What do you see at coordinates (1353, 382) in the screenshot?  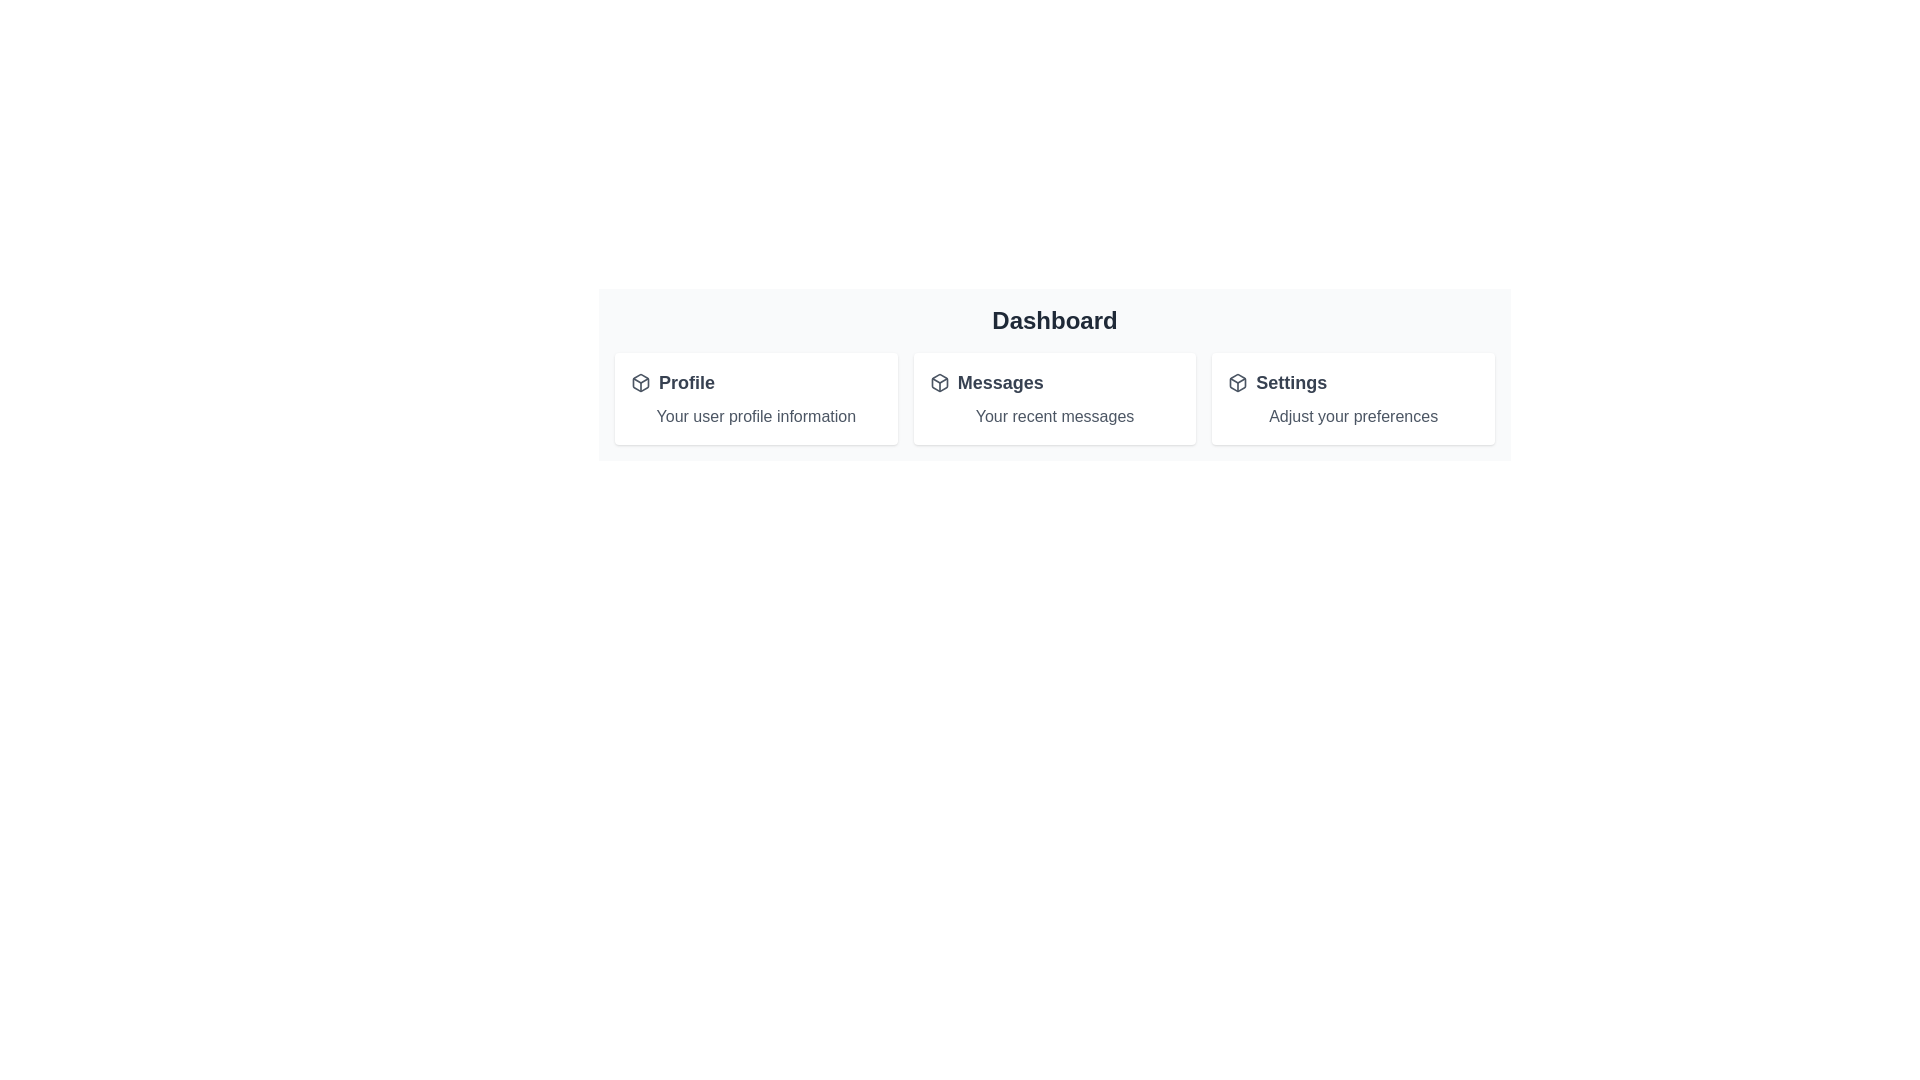 I see `the 'Settings' button located in the third column of the interface` at bounding box center [1353, 382].